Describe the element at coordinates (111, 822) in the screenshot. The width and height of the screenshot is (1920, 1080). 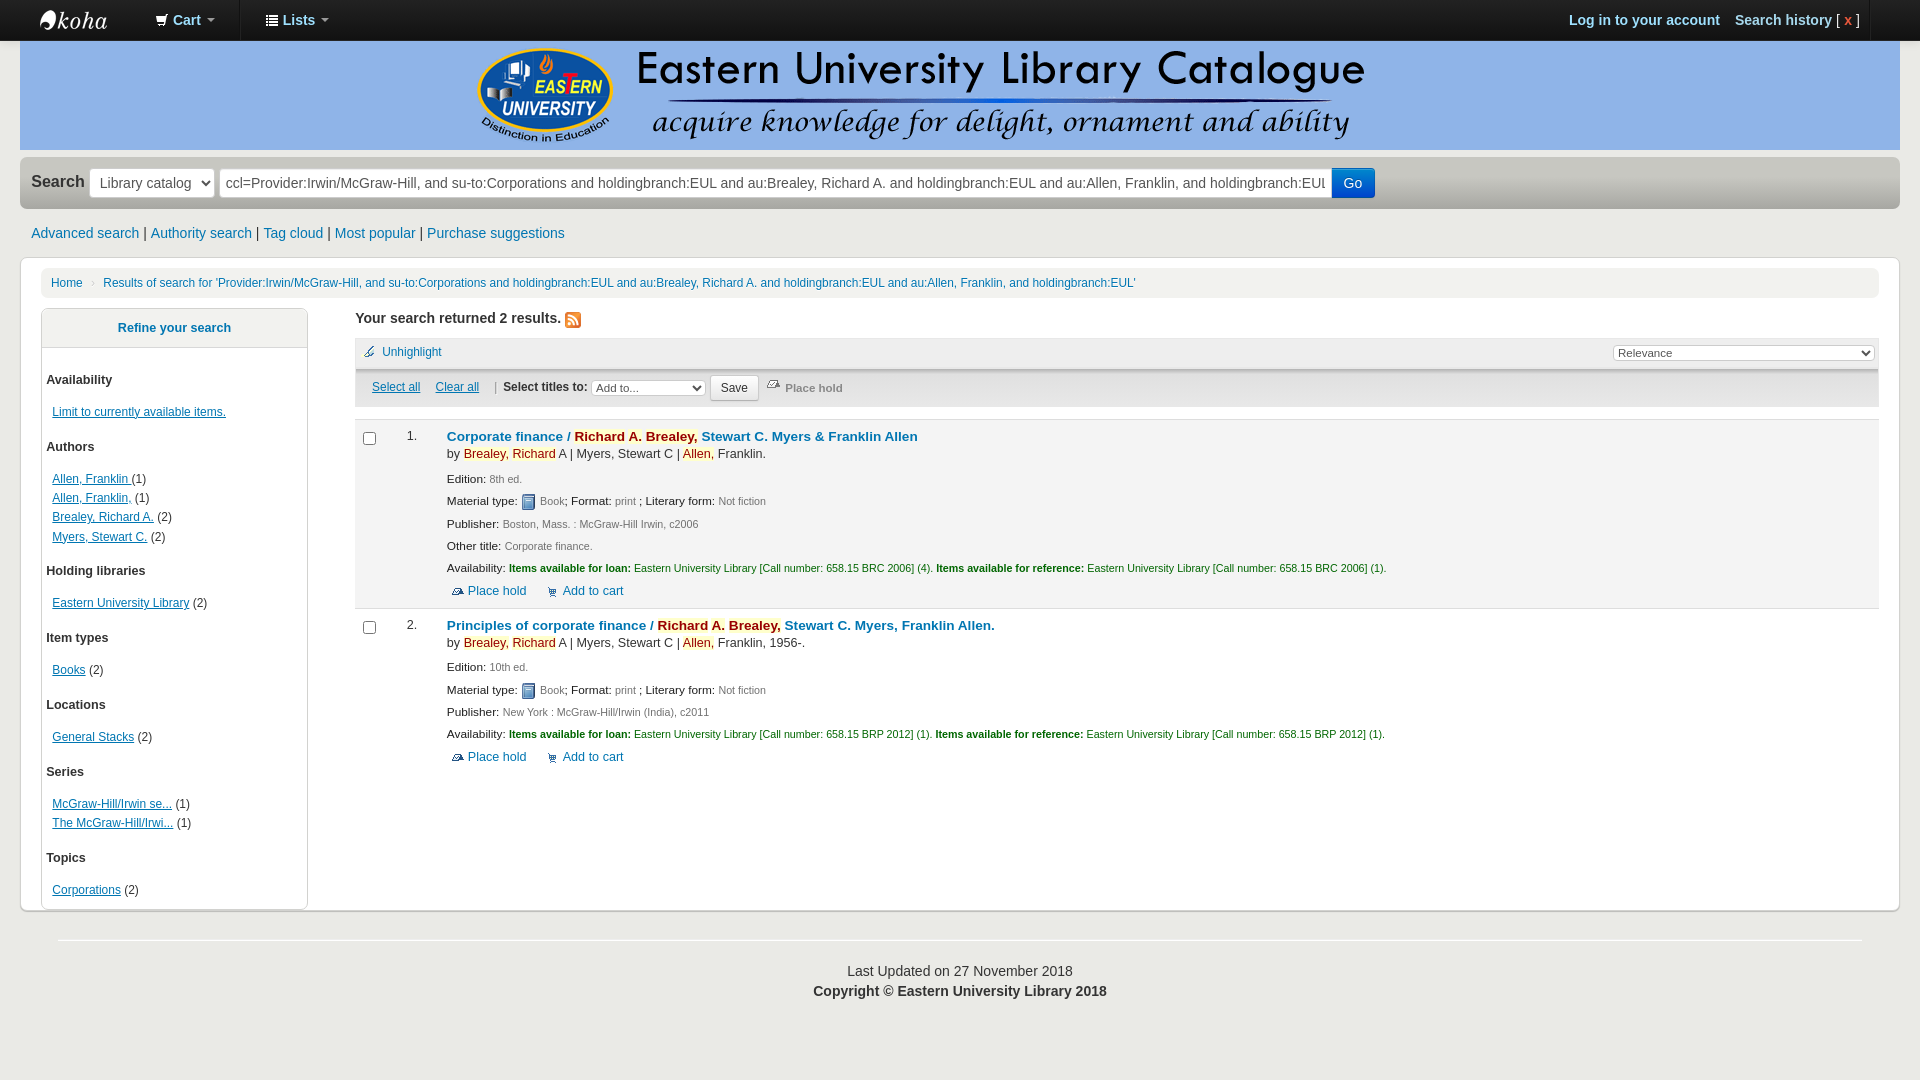
I see `'The McGraw-Hill/Irwi...'` at that location.